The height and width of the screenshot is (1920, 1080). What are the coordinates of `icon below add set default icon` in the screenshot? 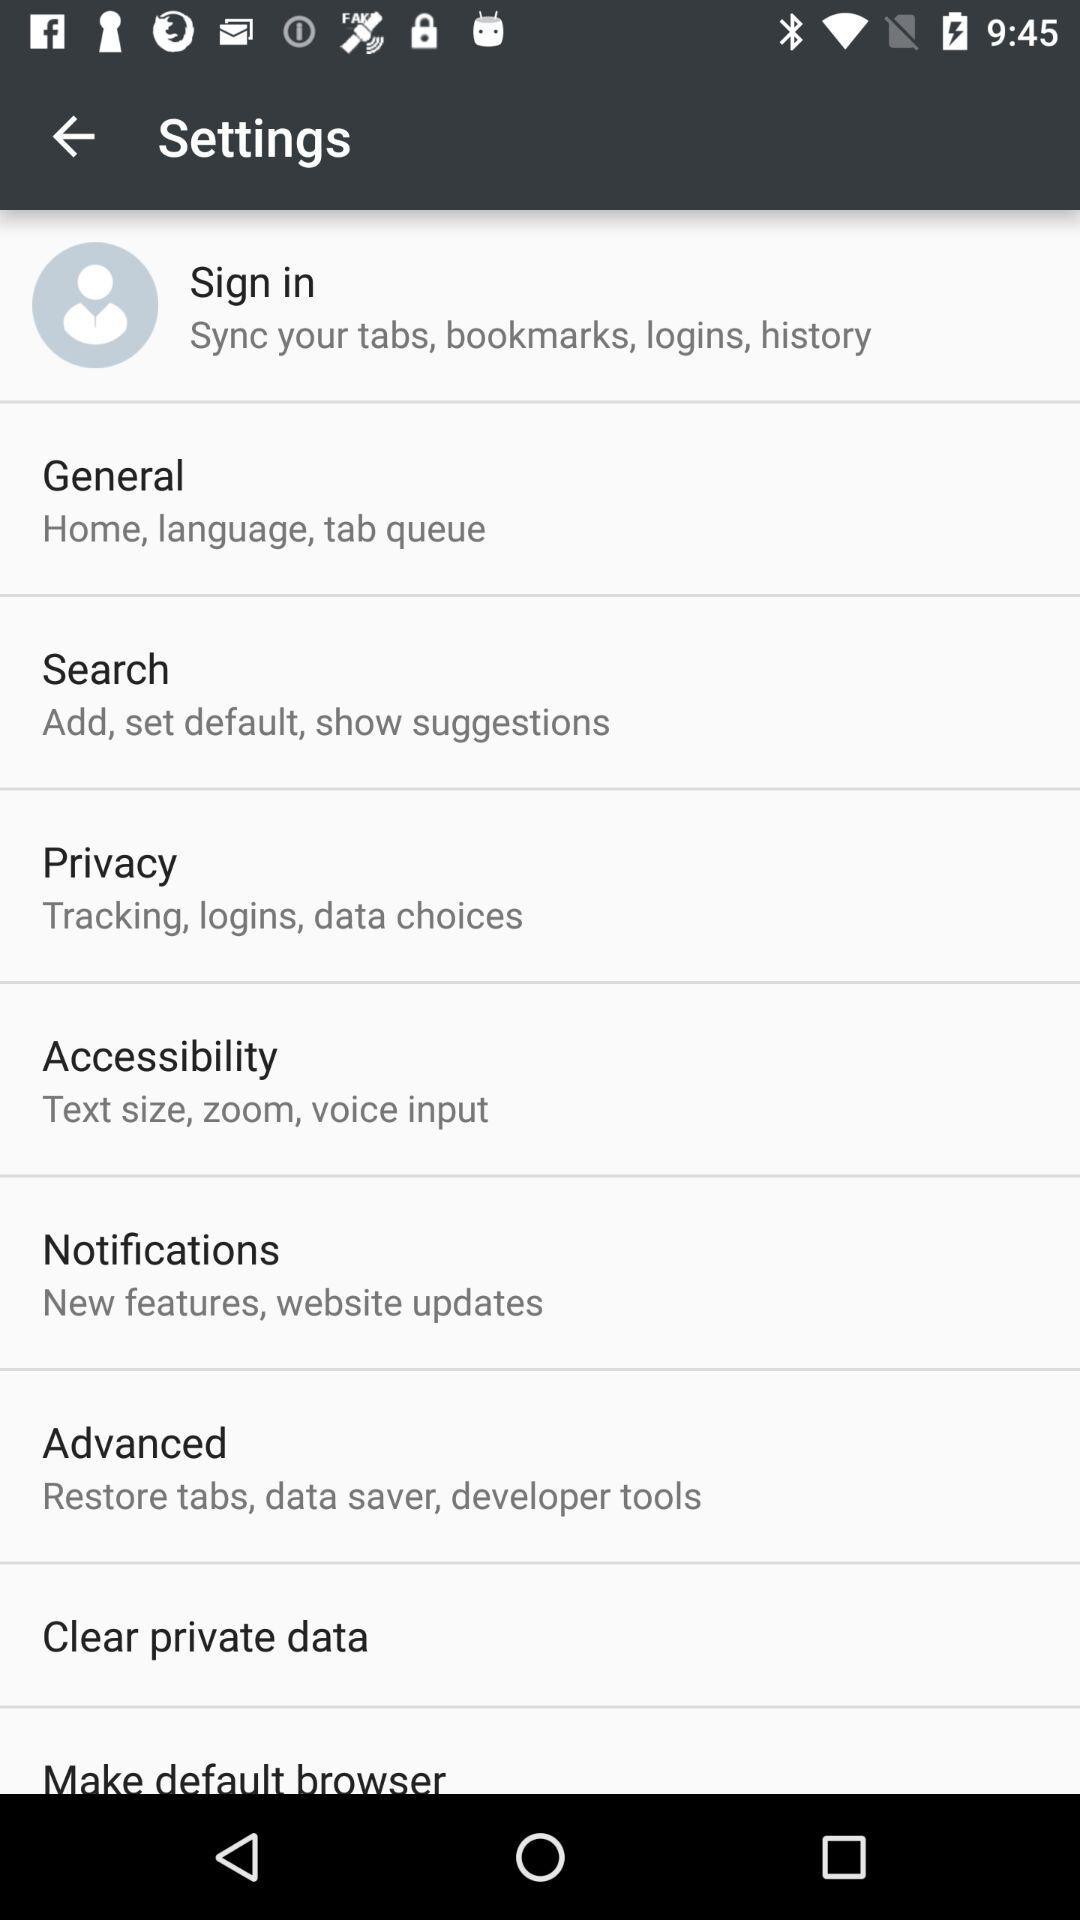 It's located at (109, 860).